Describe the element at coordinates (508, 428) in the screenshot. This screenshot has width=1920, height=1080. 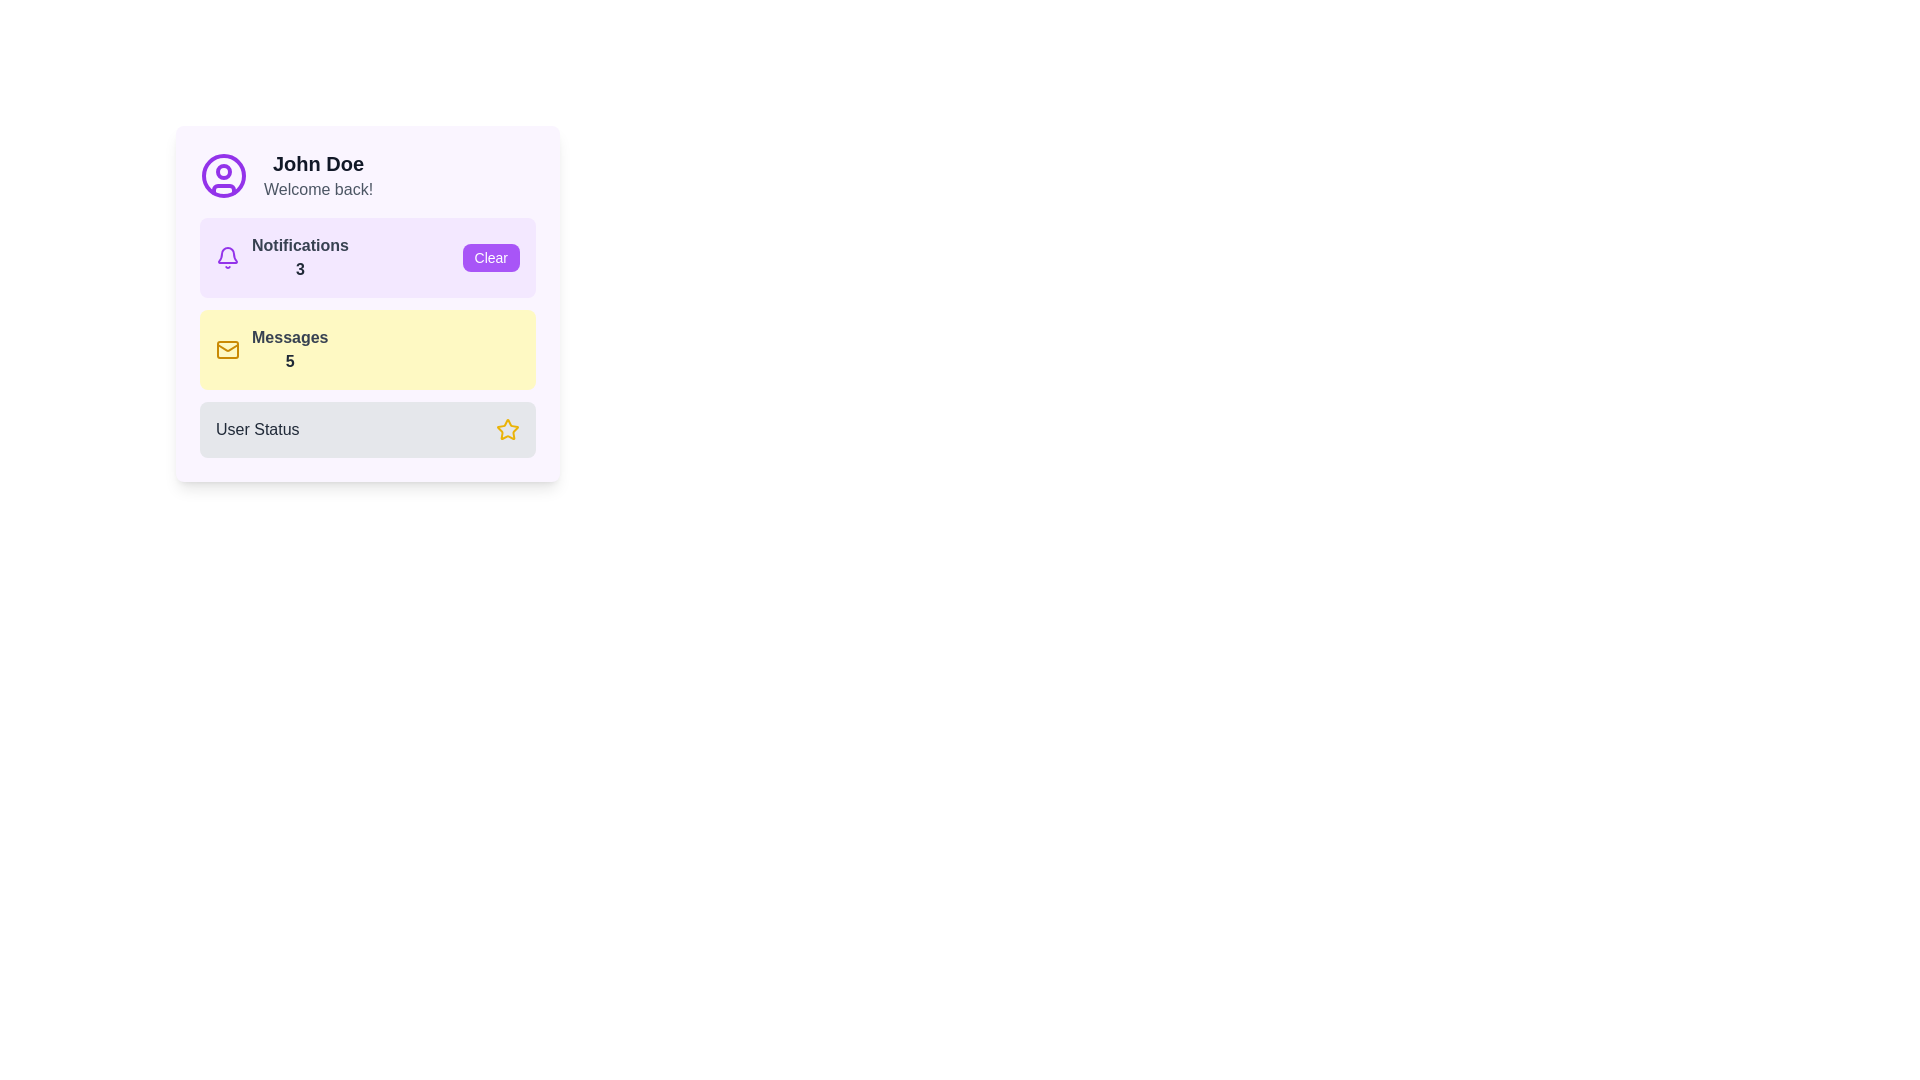
I see `the star icon with a yellow outline located in the 'User Status' section` at that location.